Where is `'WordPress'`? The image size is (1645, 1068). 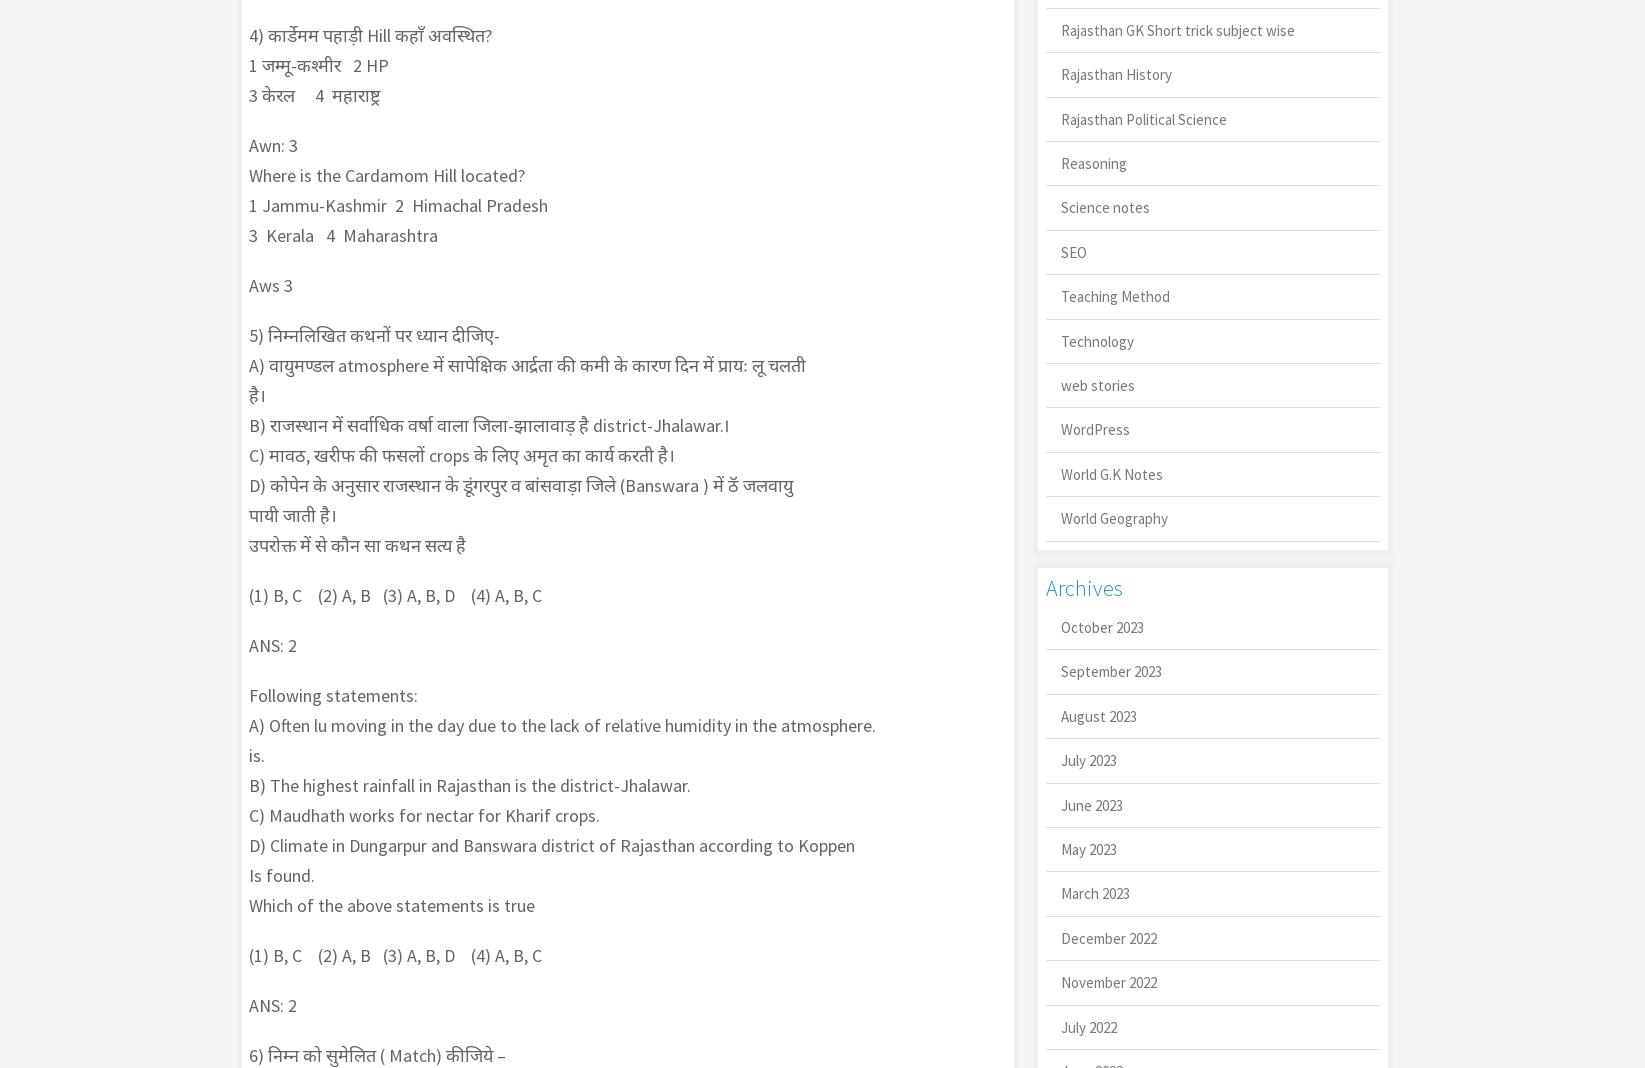 'WordPress' is located at coordinates (1093, 429).